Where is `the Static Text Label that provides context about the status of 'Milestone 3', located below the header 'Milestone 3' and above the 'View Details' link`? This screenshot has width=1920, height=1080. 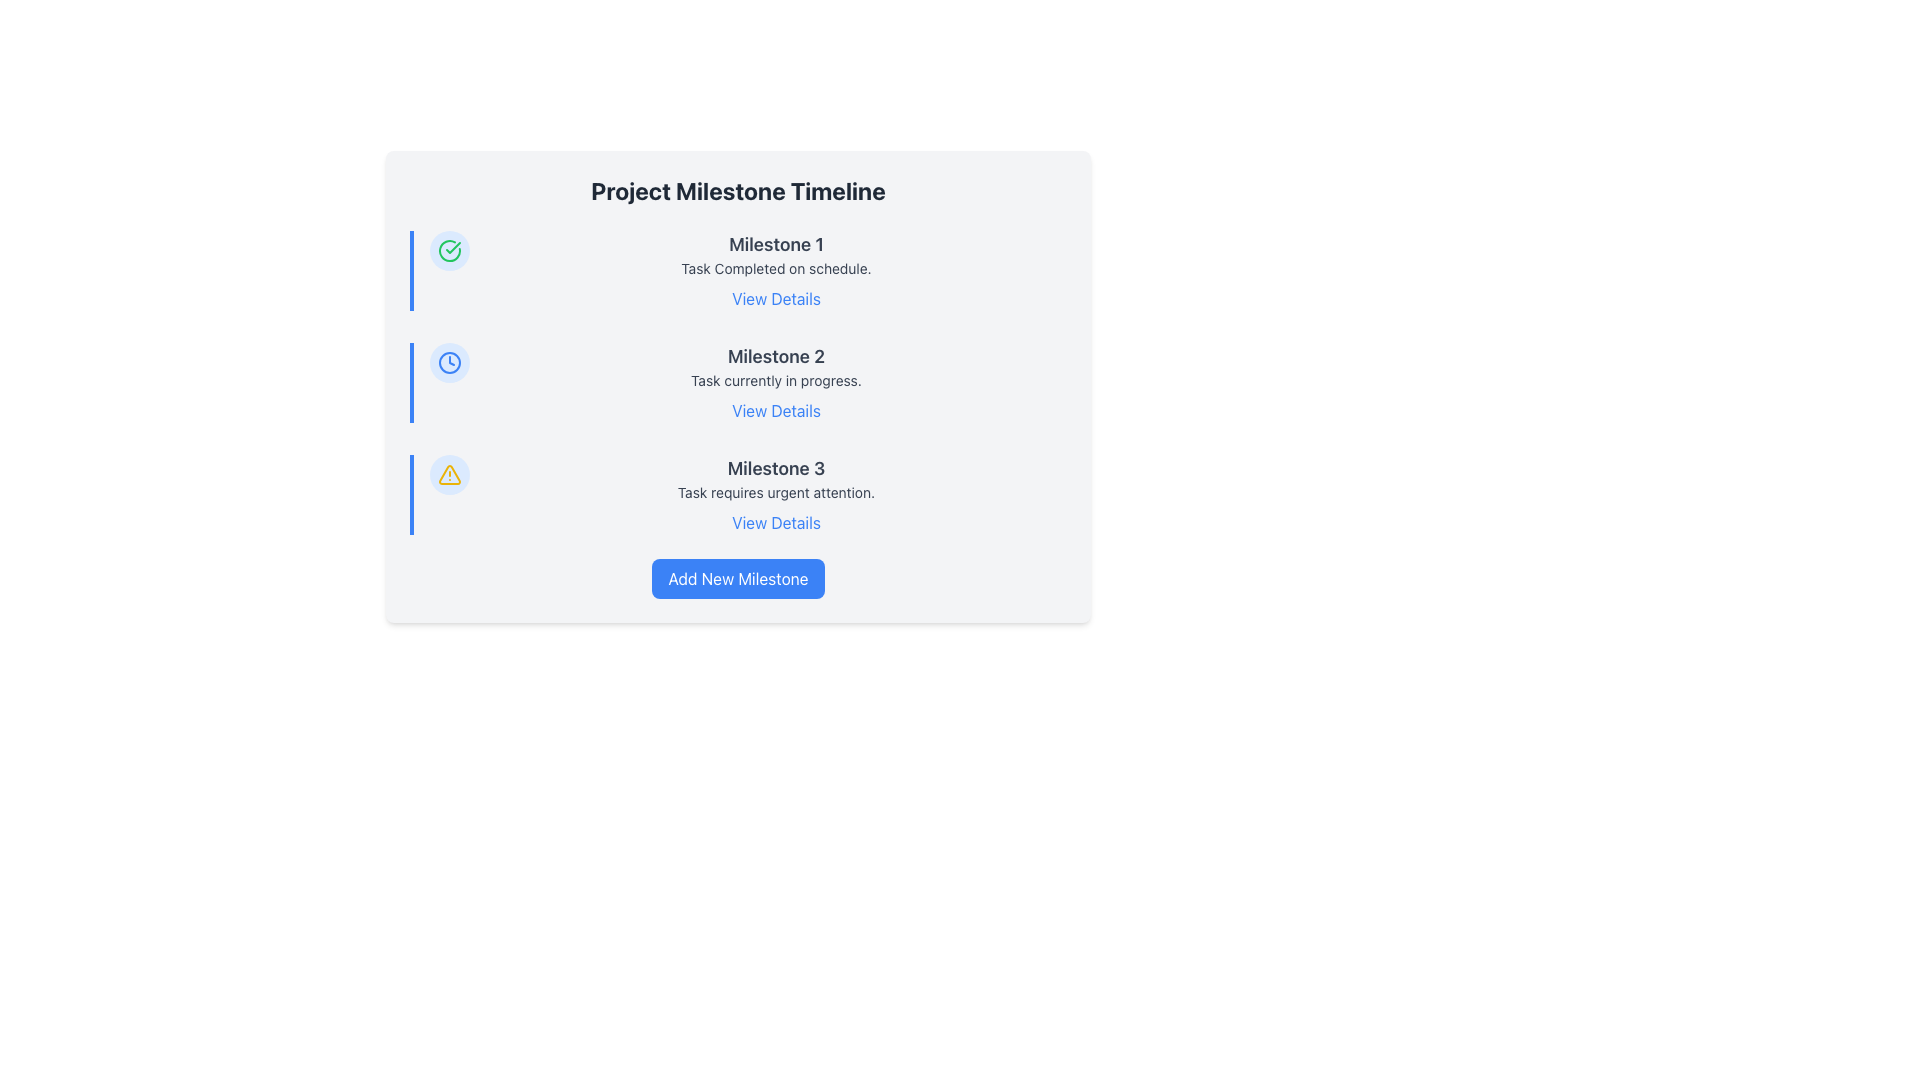
the Static Text Label that provides context about the status of 'Milestone 3', located below the header 'Milestone 3' and above the 'View Details' link is located at coordinates (775, 493).